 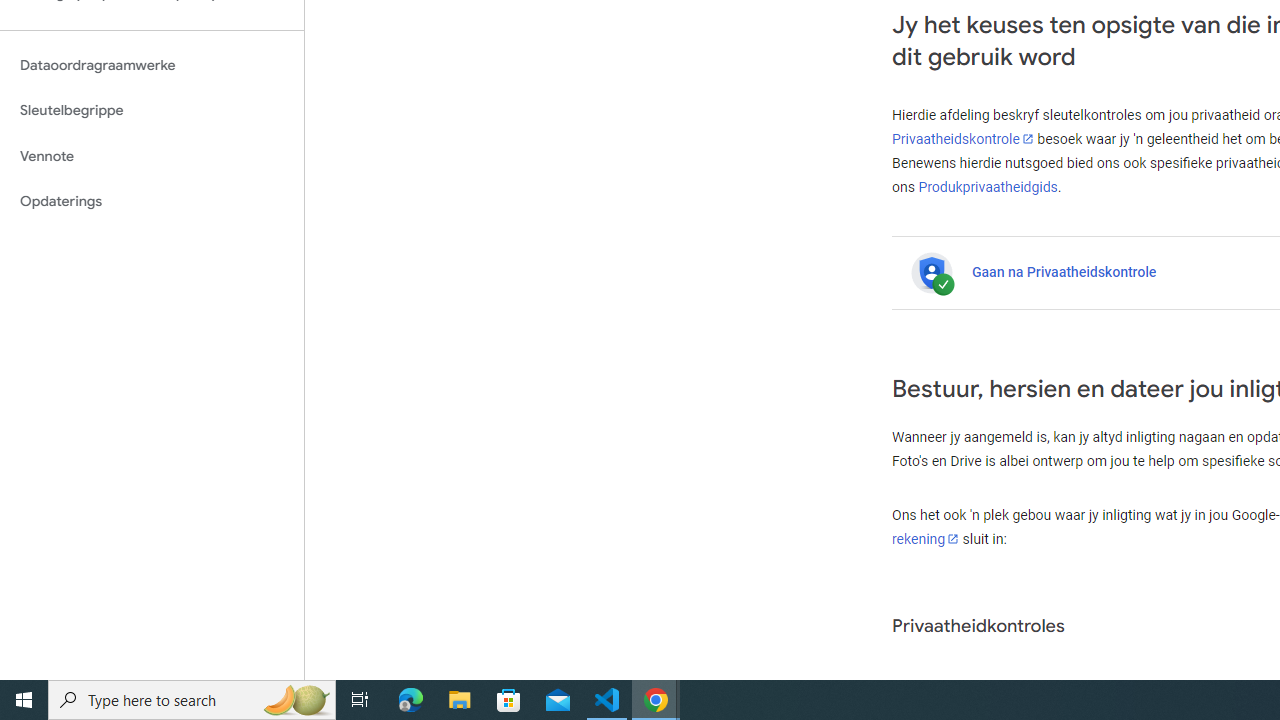 What do you see at coordinates (151, 155) in the screenshot?
I see `'Vennote'` at bounding box center [151, 155].